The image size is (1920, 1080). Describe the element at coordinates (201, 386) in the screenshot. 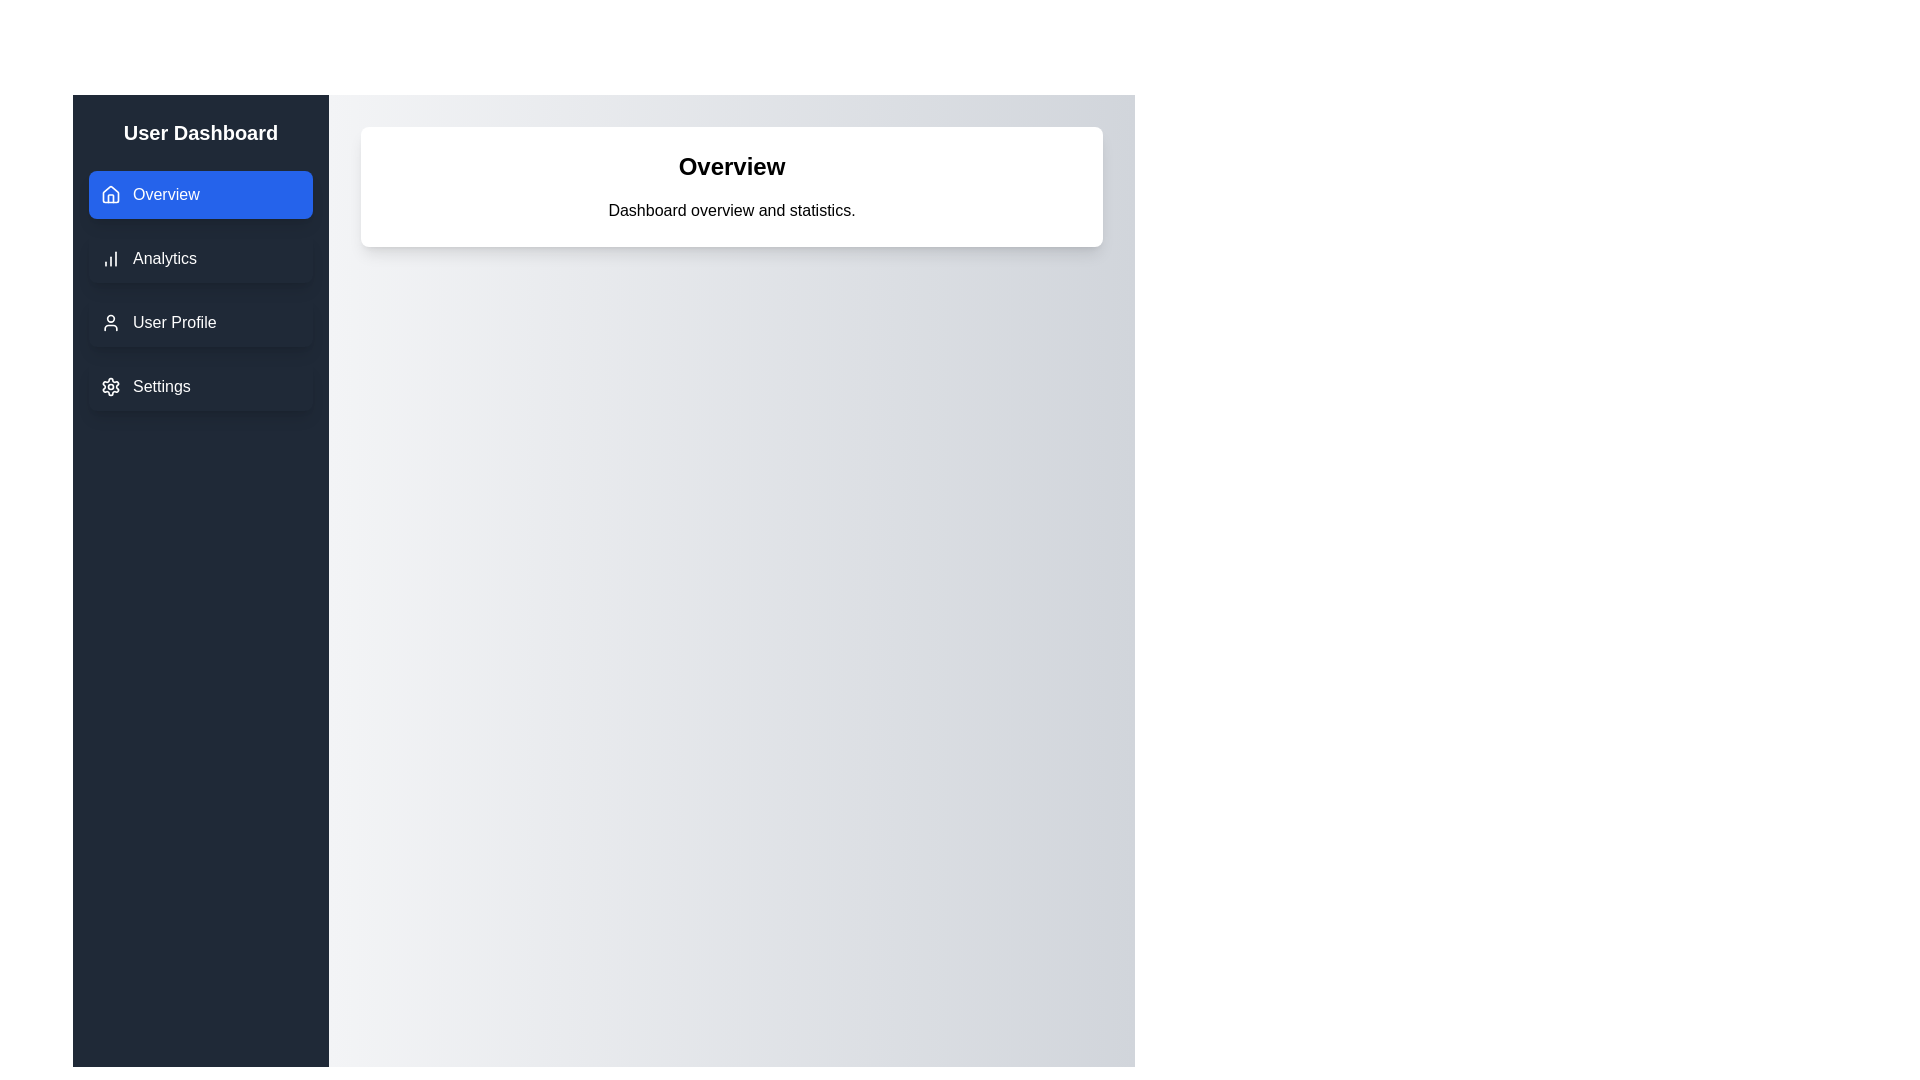

I see `the section Settings from the navigation menu` at that location.